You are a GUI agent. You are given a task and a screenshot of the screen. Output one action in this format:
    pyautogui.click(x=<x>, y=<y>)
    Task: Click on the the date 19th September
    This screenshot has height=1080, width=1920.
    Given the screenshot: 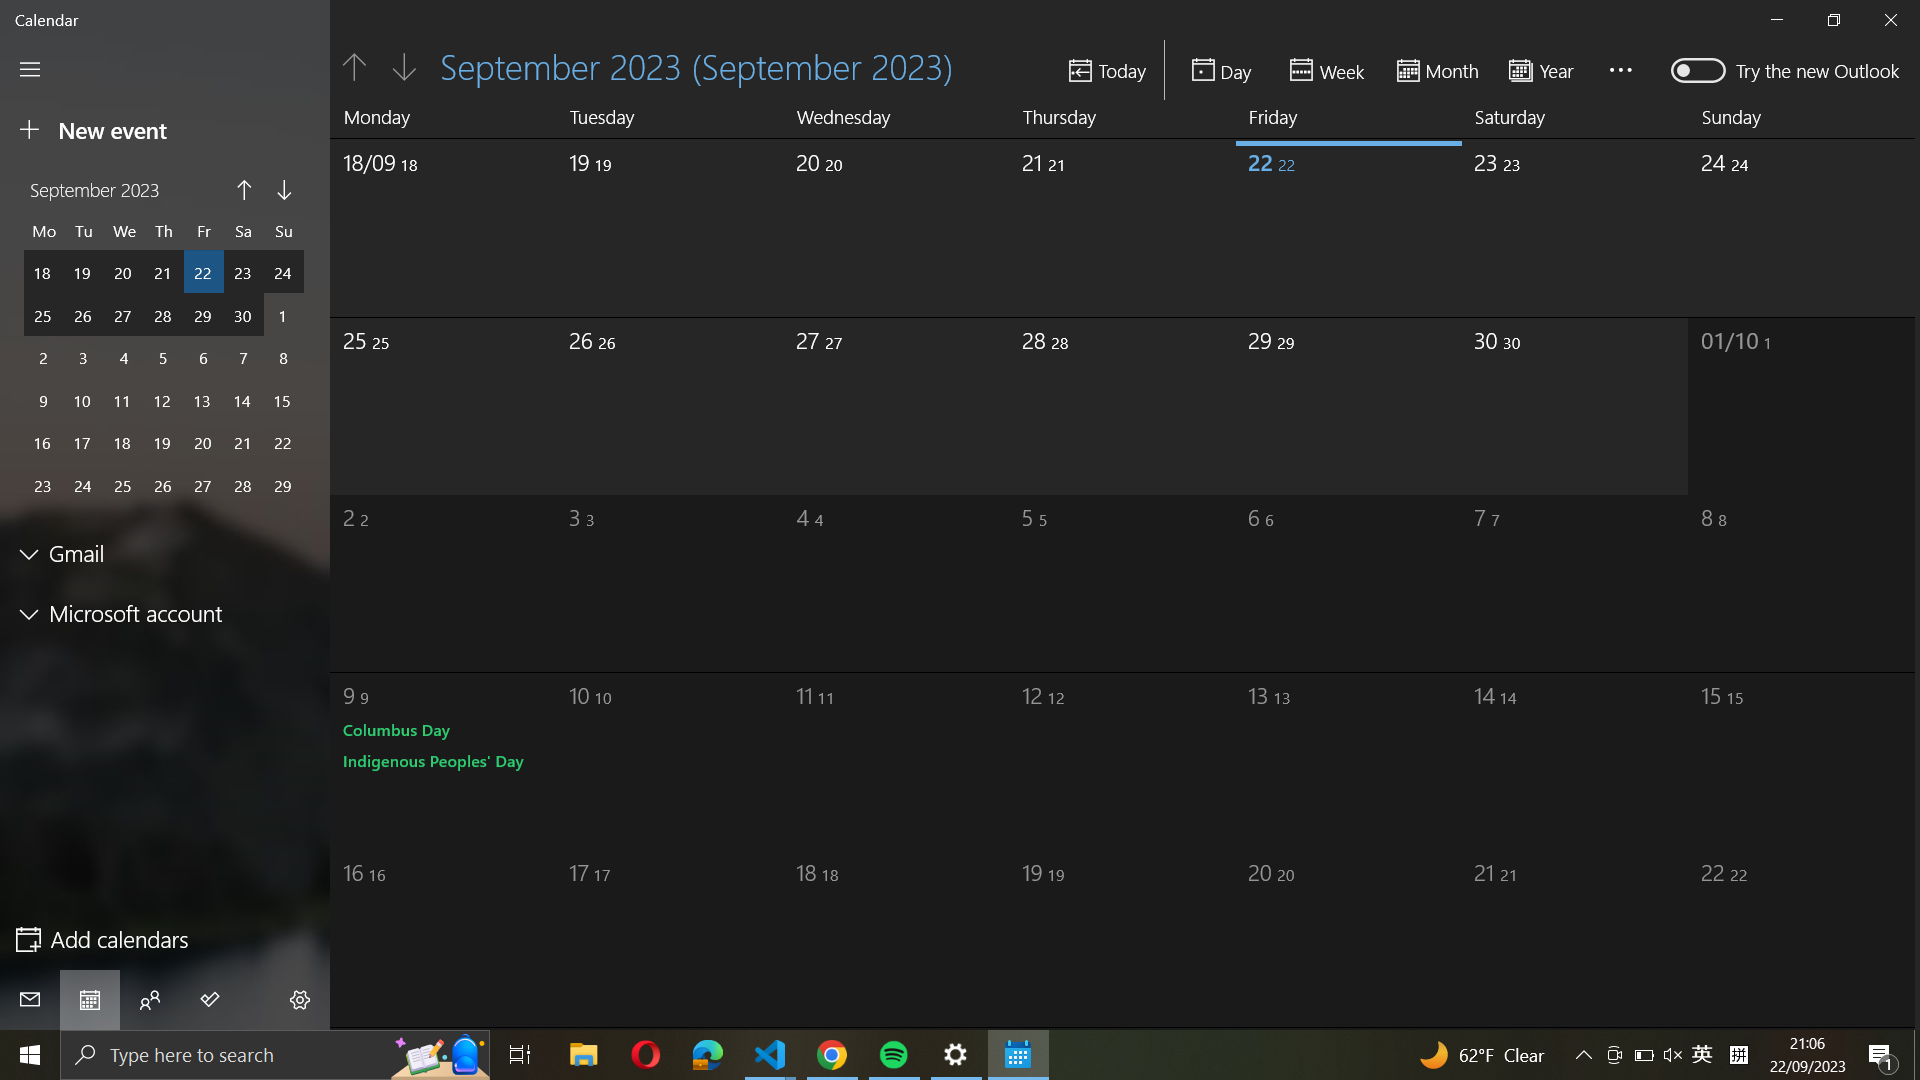 What is the action you would take?
    pyautogui.click(x=627, y=223)
    